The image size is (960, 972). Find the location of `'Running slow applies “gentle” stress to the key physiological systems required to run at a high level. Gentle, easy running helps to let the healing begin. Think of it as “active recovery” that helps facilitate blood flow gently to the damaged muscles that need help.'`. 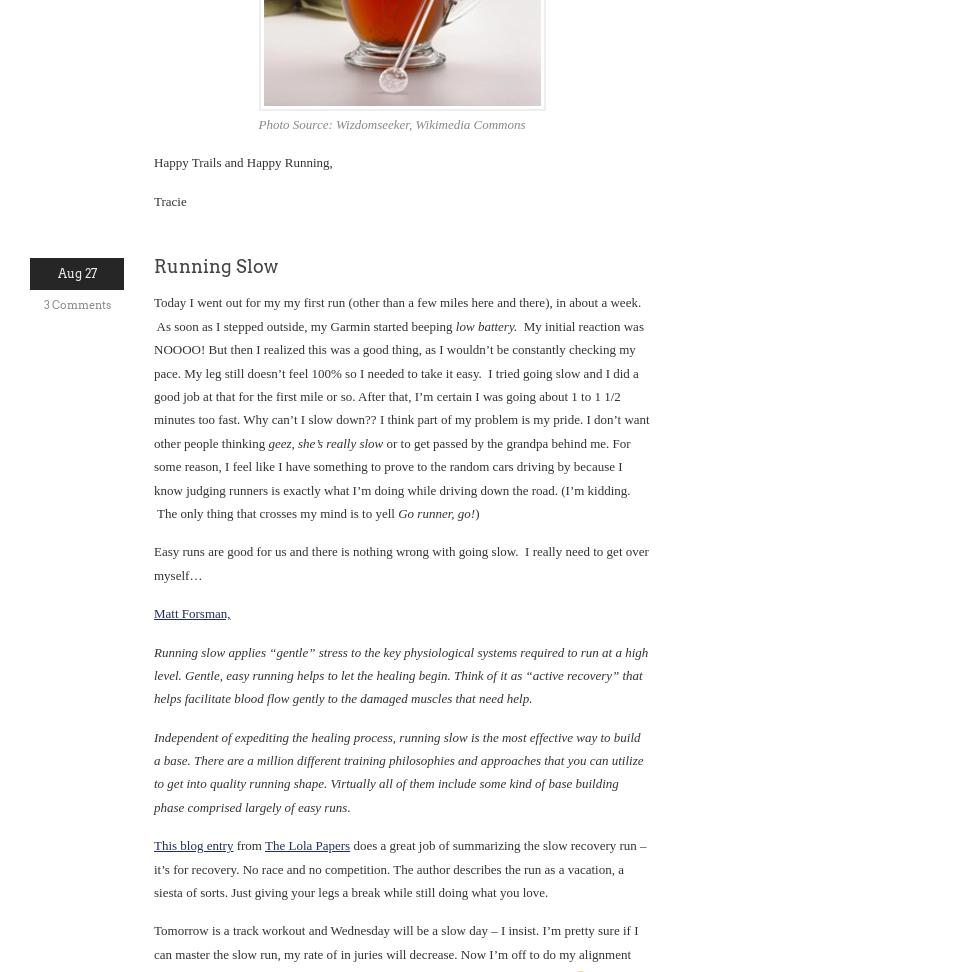

'Running slow applies “gentle” stress to the key physiological systems required to run at a high level. Gentle, easy running helps to let the healing begin. Think of it as “active recovery” that helps facilitate blood flow gently to the damaged muscles that need help.' is located at coordinates (399, 673).